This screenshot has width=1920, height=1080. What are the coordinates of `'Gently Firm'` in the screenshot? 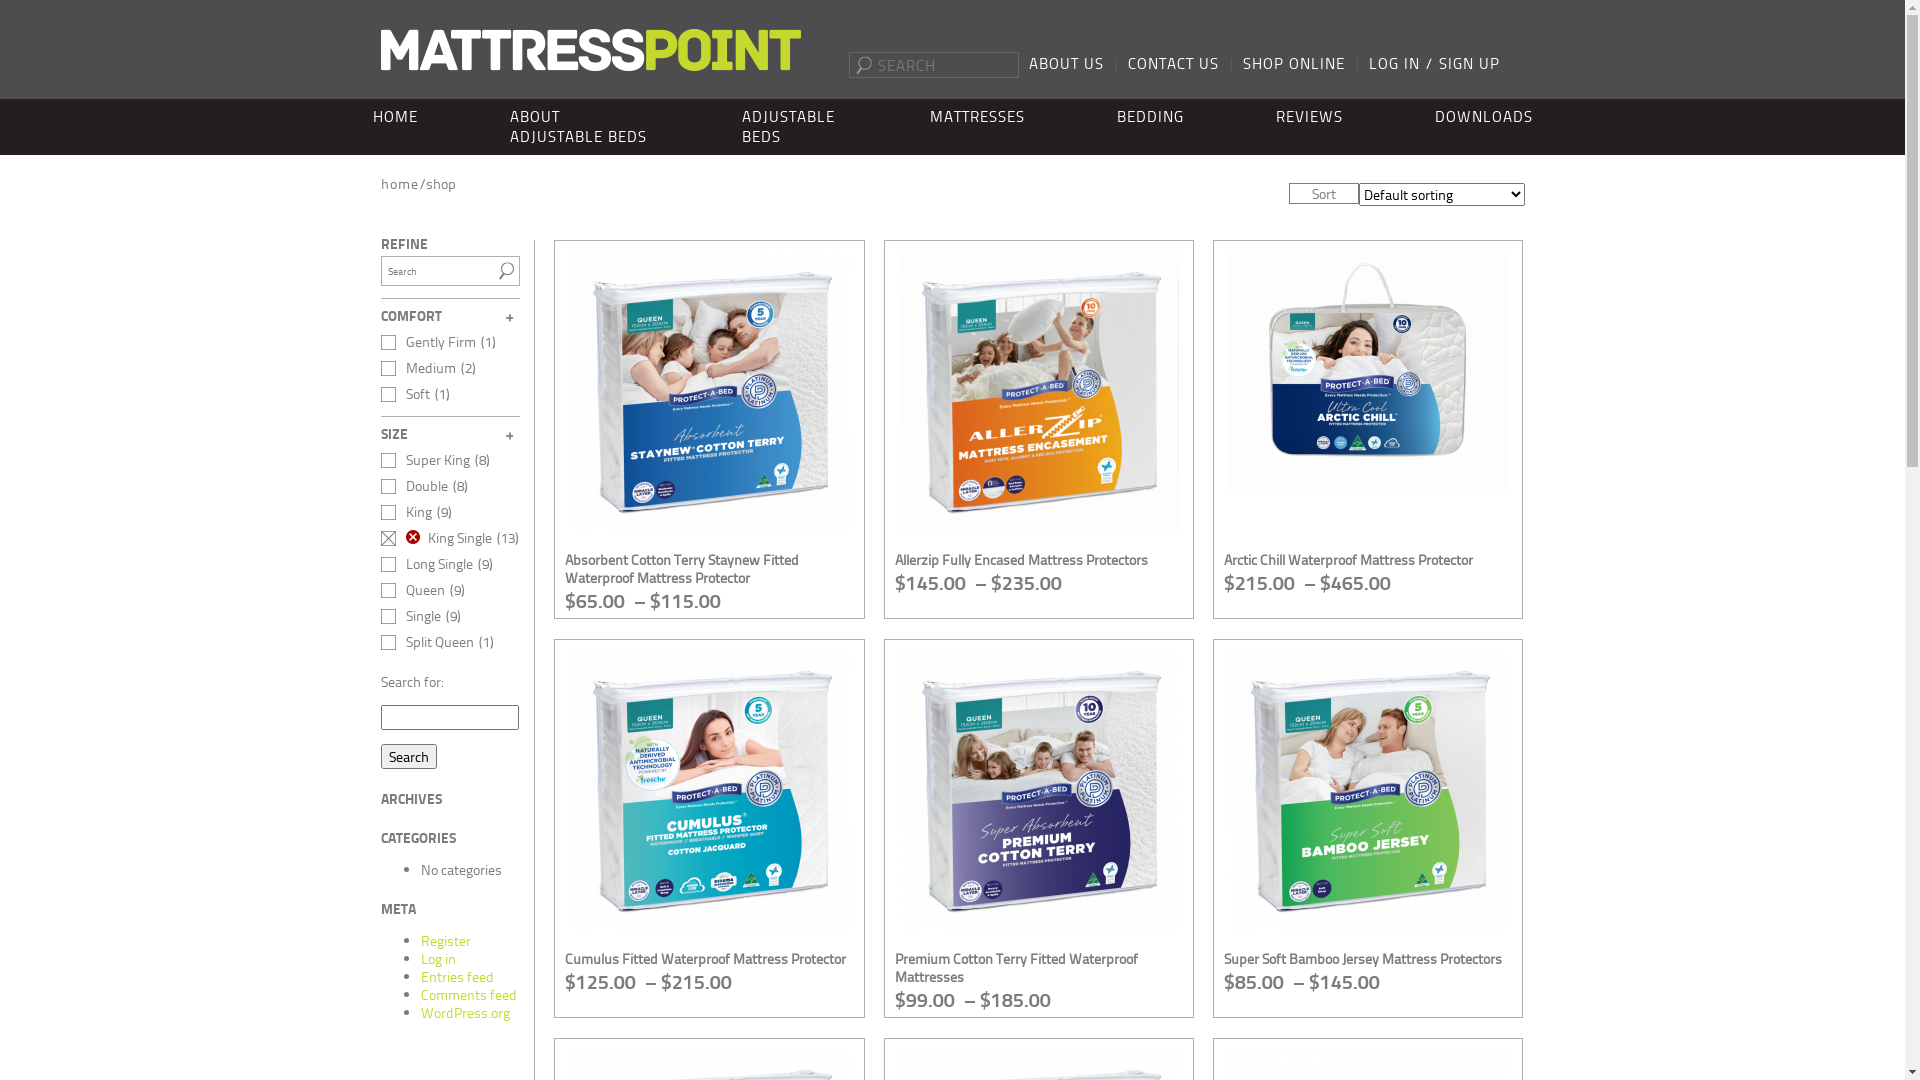 It's located at (426, 341).